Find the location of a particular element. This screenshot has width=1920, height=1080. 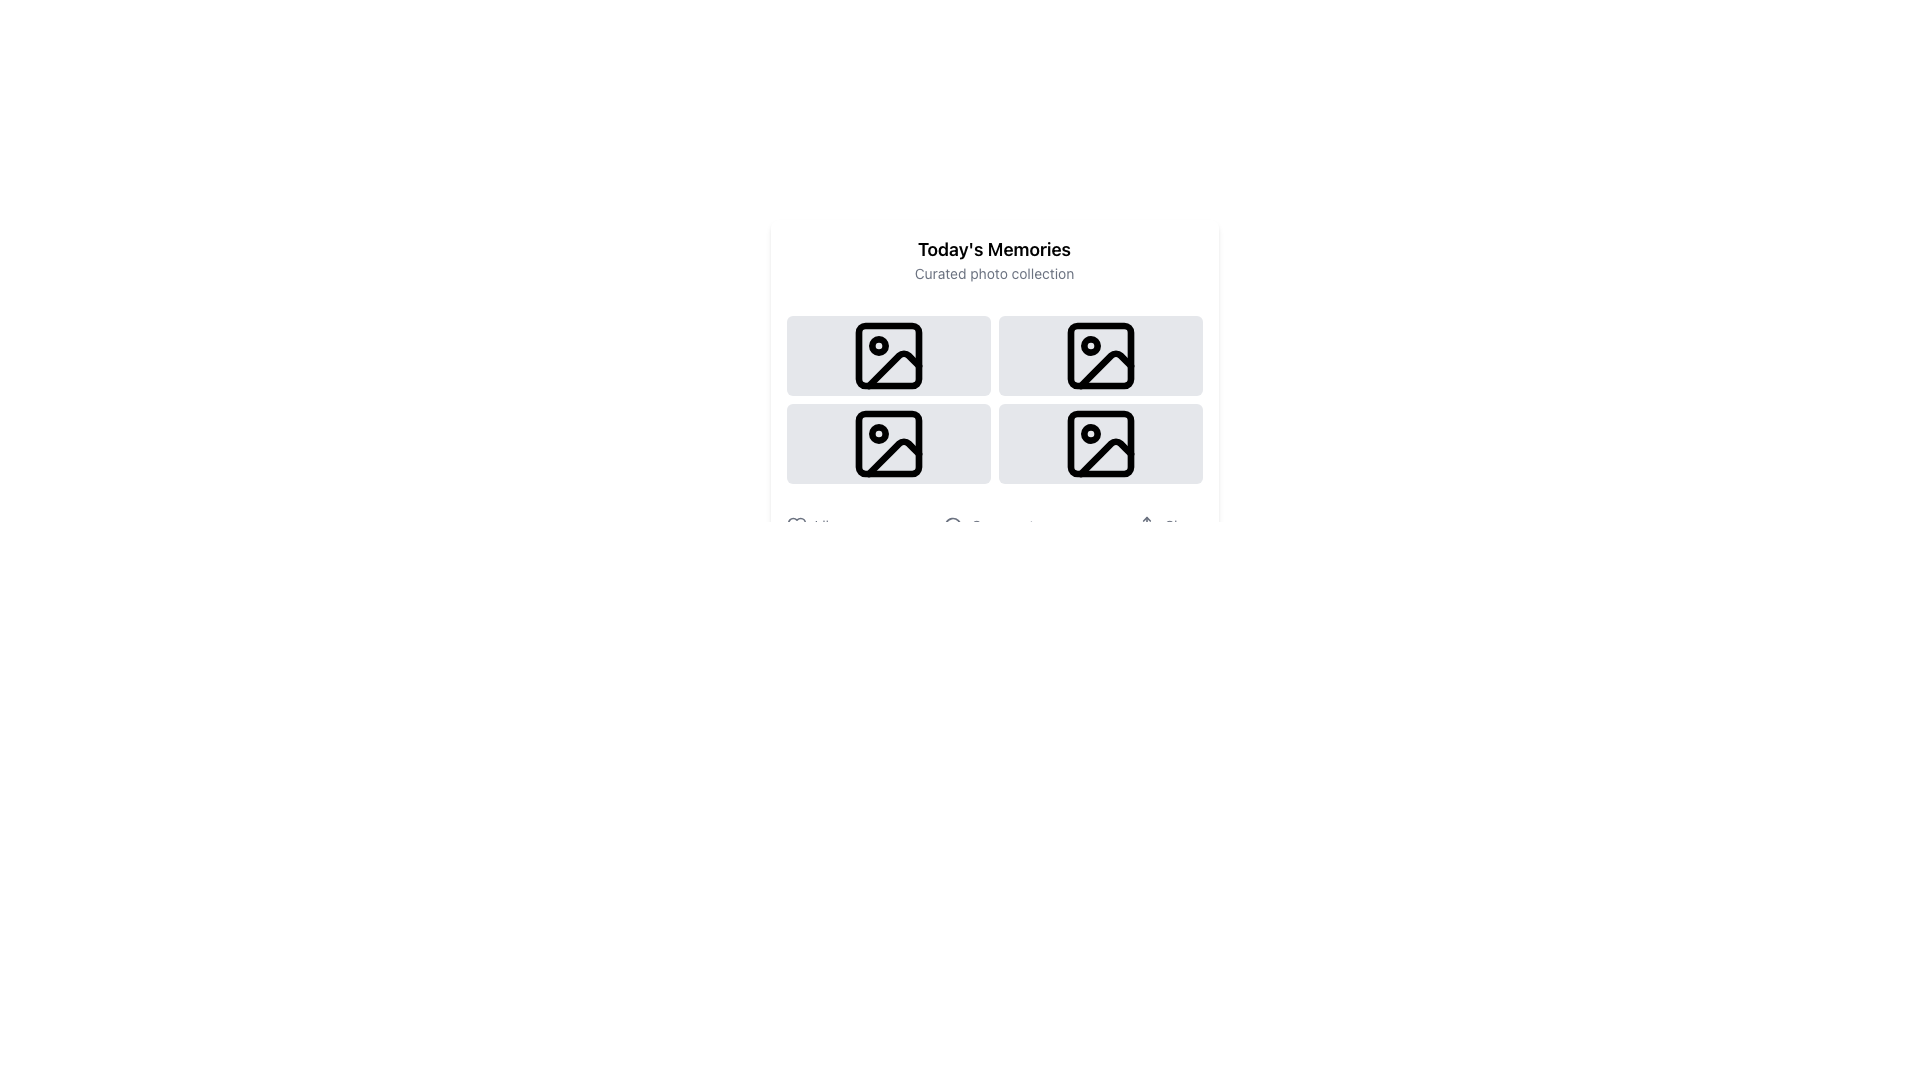

the 'Share' button located at the bottom-right of the interface is located at coordinates (1169, 524).